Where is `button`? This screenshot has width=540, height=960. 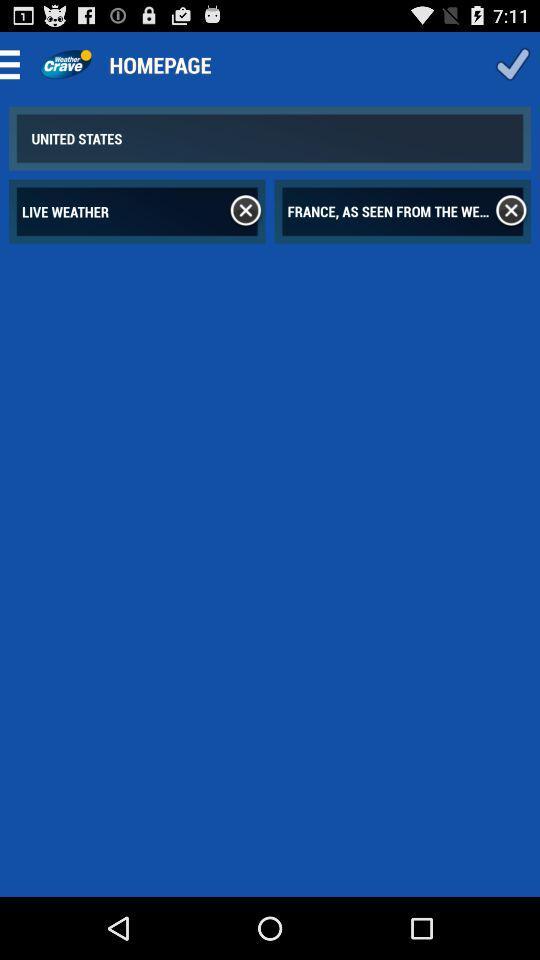 button is located at coordinates (512, 64).